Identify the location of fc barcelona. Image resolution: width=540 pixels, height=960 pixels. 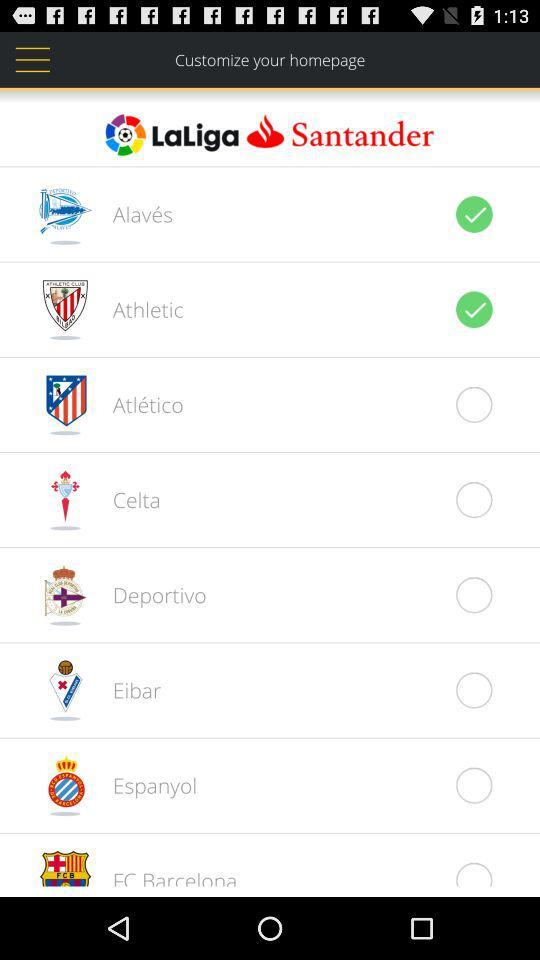
(163, 875).